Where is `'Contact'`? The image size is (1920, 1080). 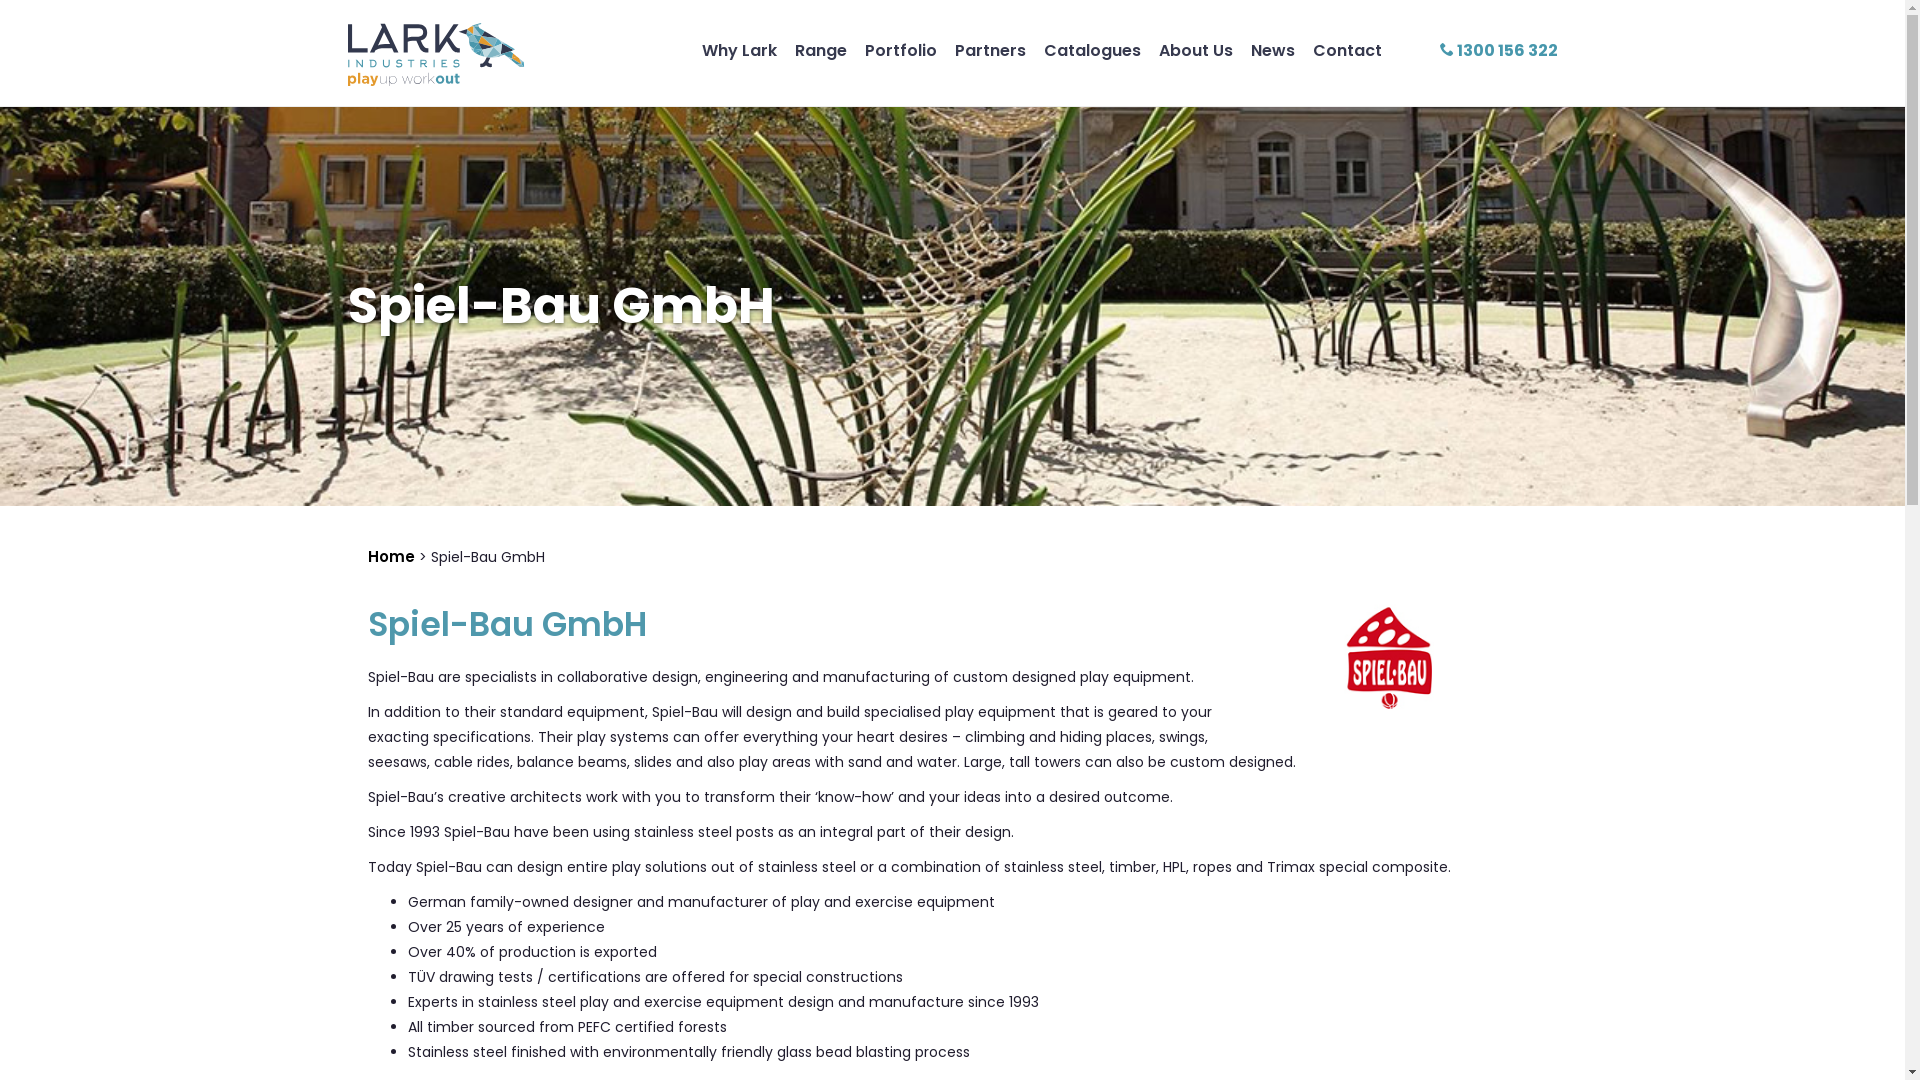 'Contact' is located at coordinates (1346, 49).